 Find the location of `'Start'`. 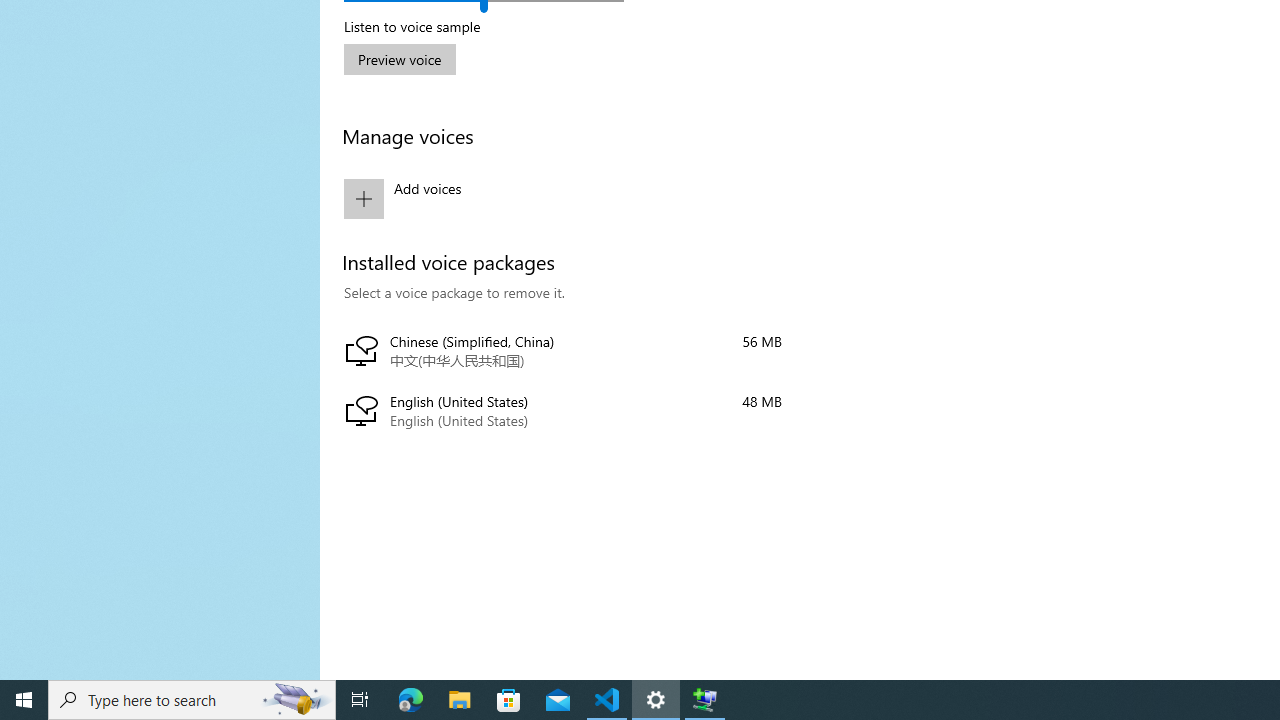

'Start' is located at coordinates (24, 698).